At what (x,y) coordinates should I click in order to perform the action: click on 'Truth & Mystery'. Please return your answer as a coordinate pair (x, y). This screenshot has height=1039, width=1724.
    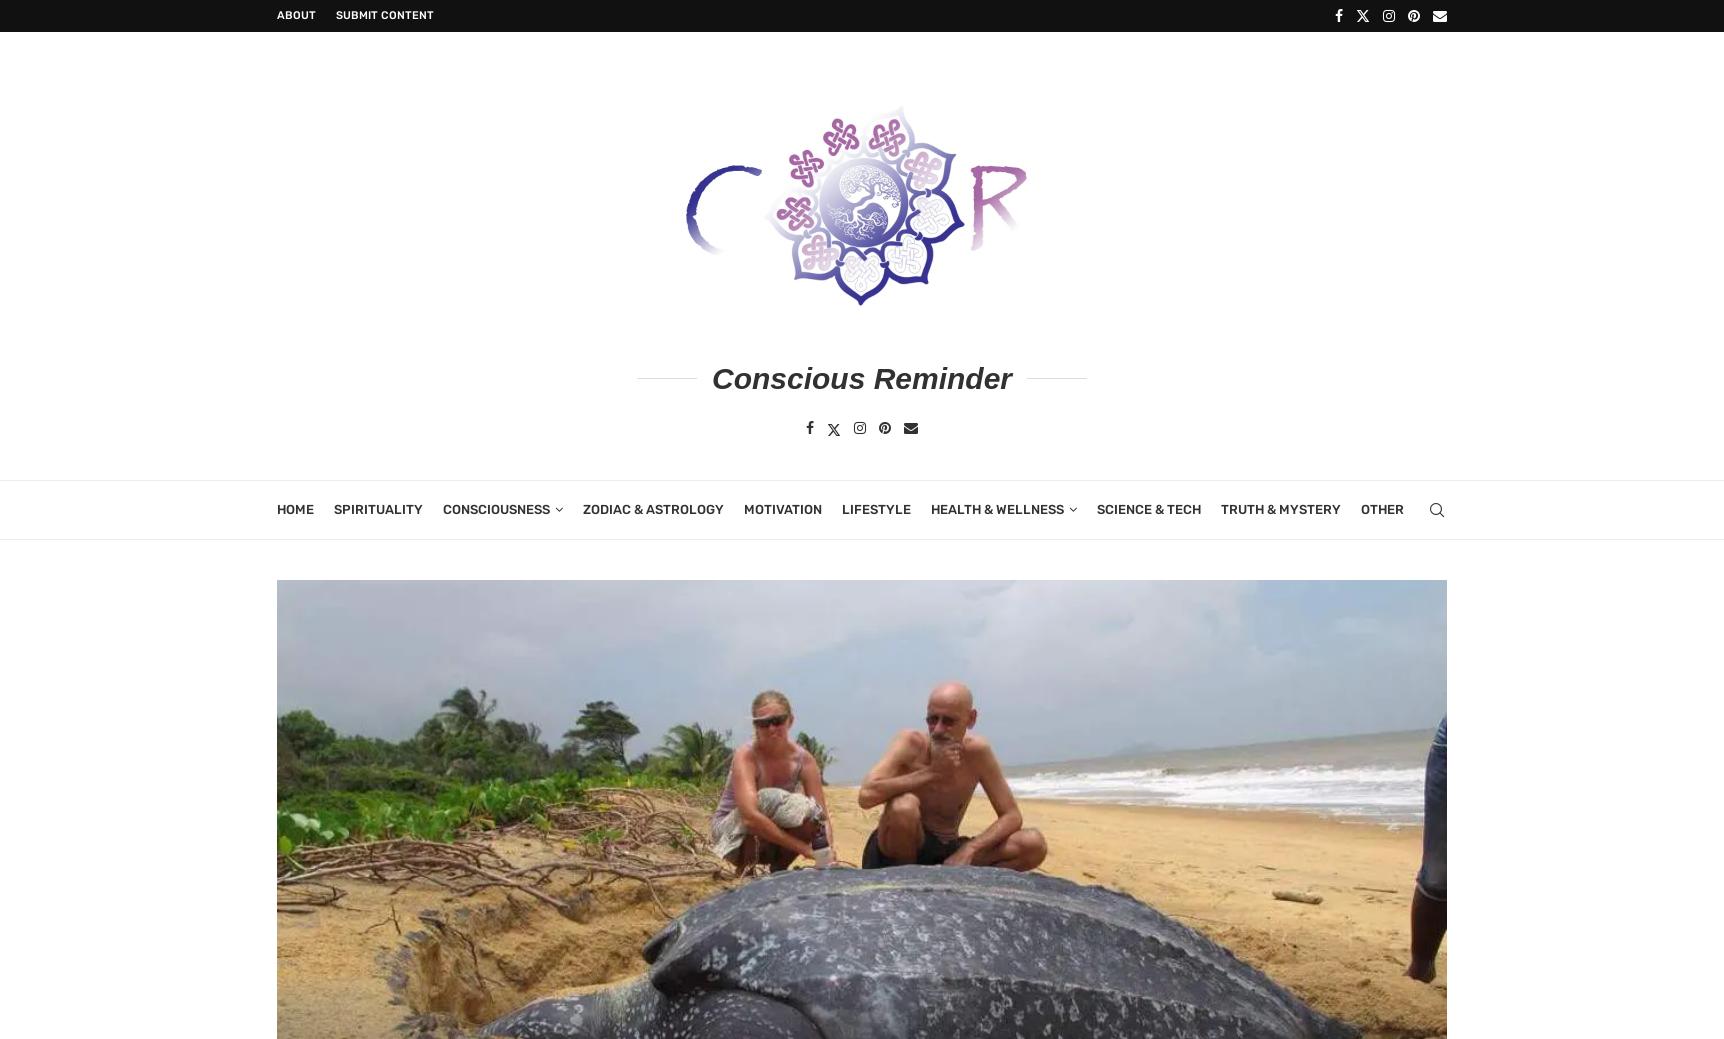
    Looking at the image, I should click on (1220, 507).